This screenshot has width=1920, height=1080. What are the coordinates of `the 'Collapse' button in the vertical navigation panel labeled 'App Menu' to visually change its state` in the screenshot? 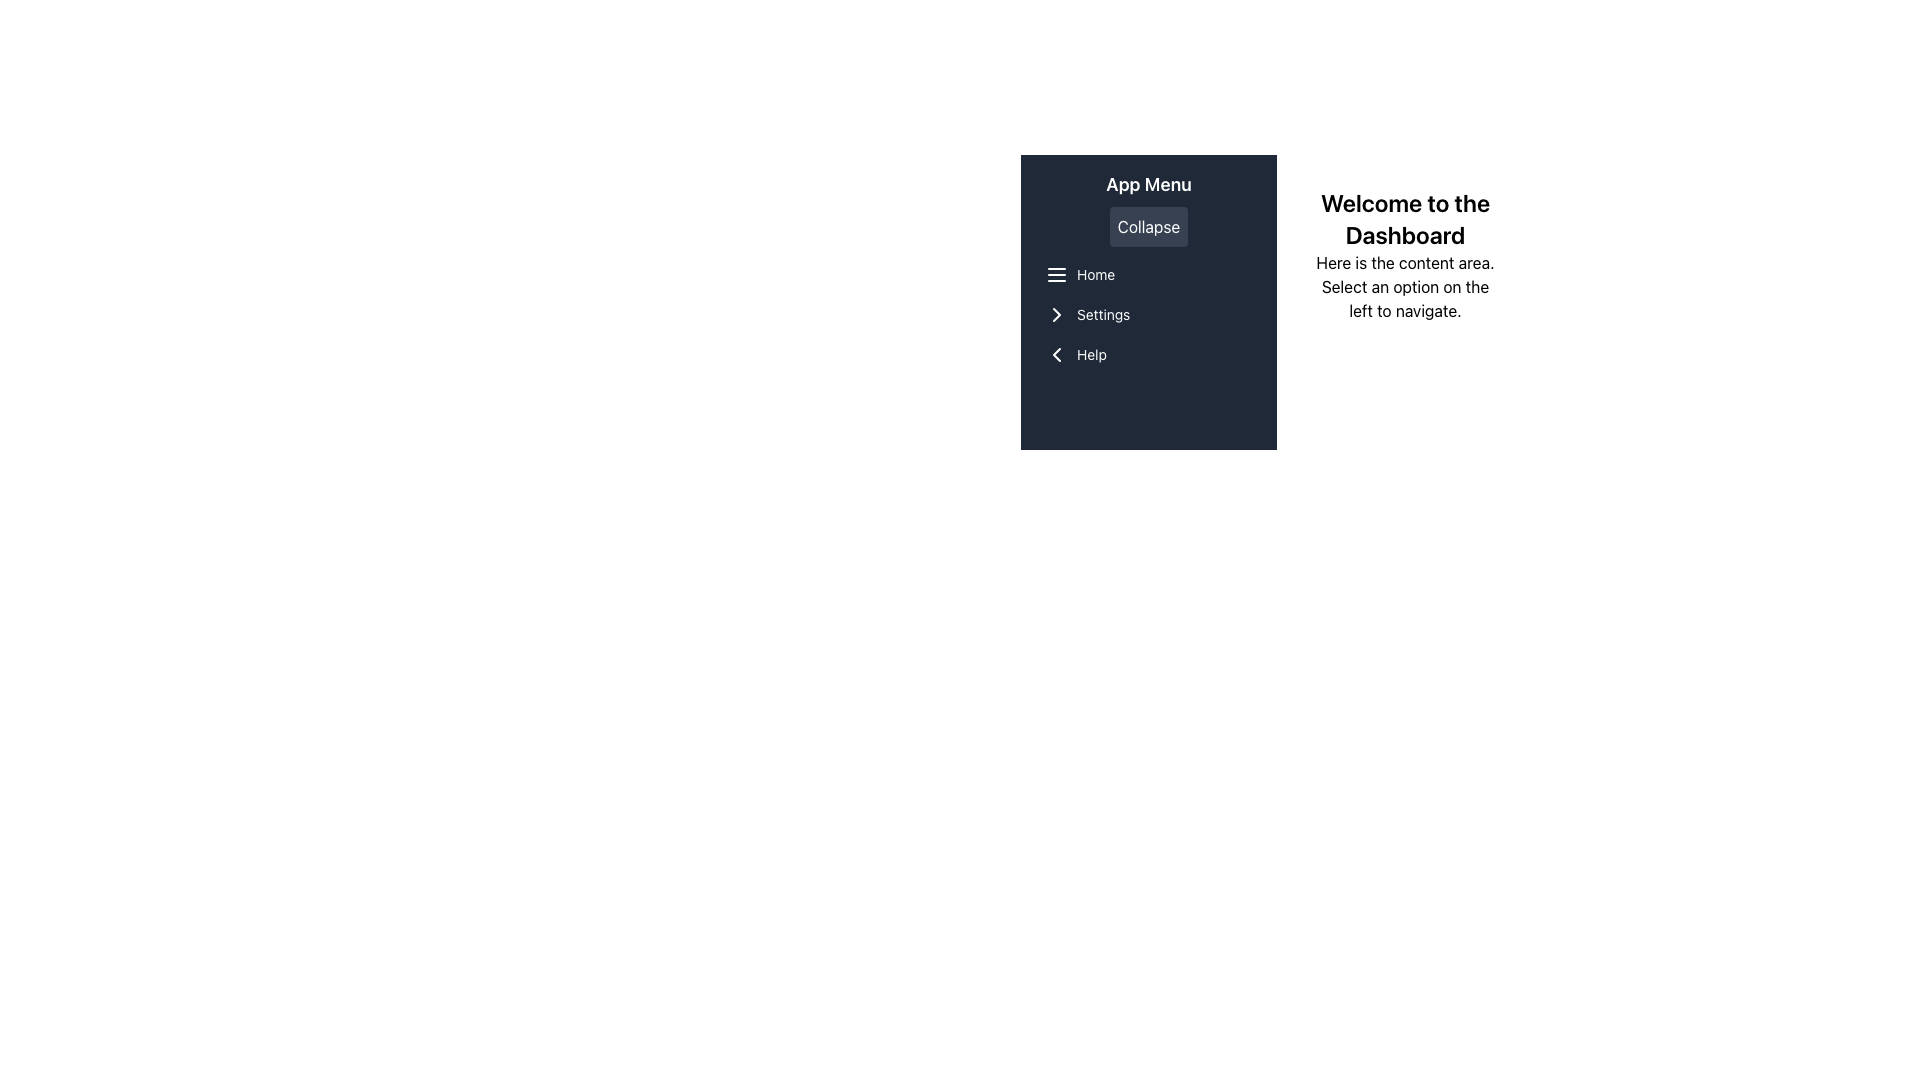 It's located at (1148, 226).